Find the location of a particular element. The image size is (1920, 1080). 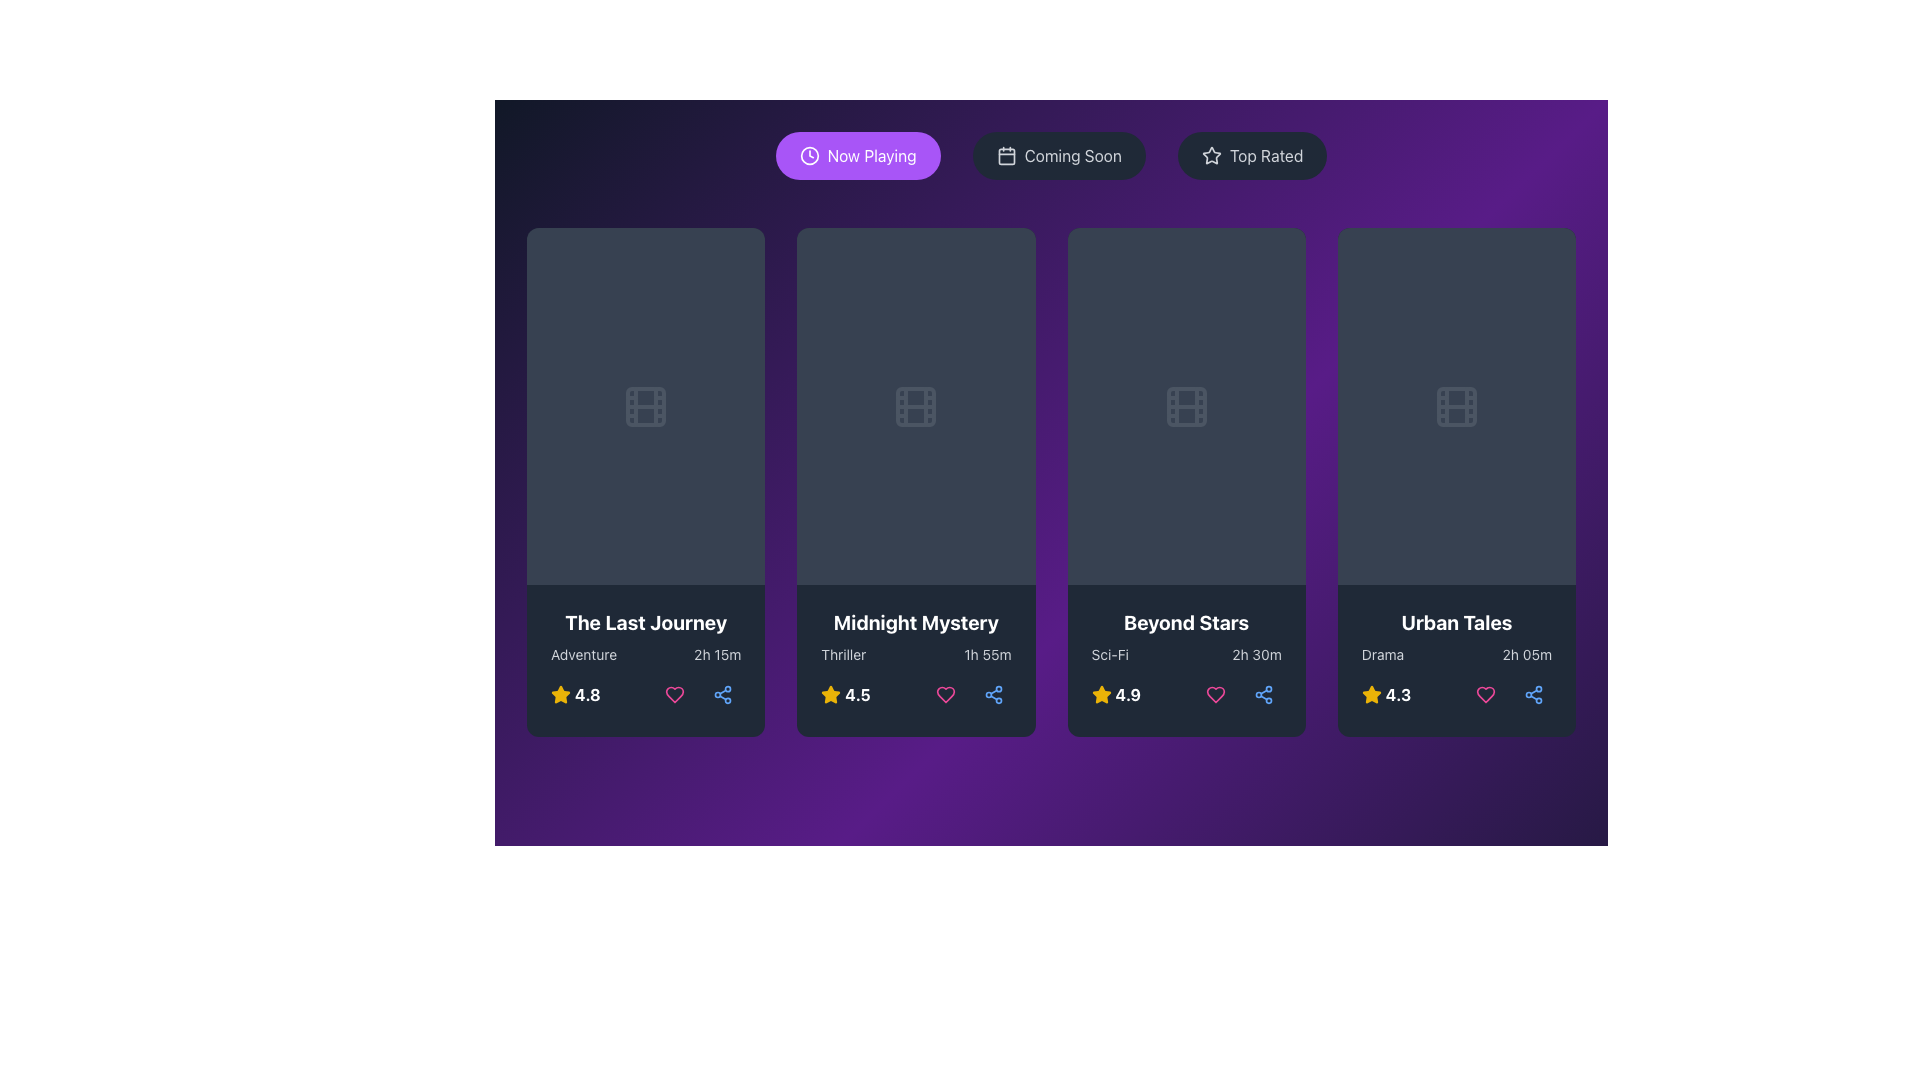

the 'Coming Soon' button, which is a rounded rectangle with a dark gray background and light gray text, positioned between the 'Now Playing' and 'Top Rated' buttons is located at coordinates (1058, 154).